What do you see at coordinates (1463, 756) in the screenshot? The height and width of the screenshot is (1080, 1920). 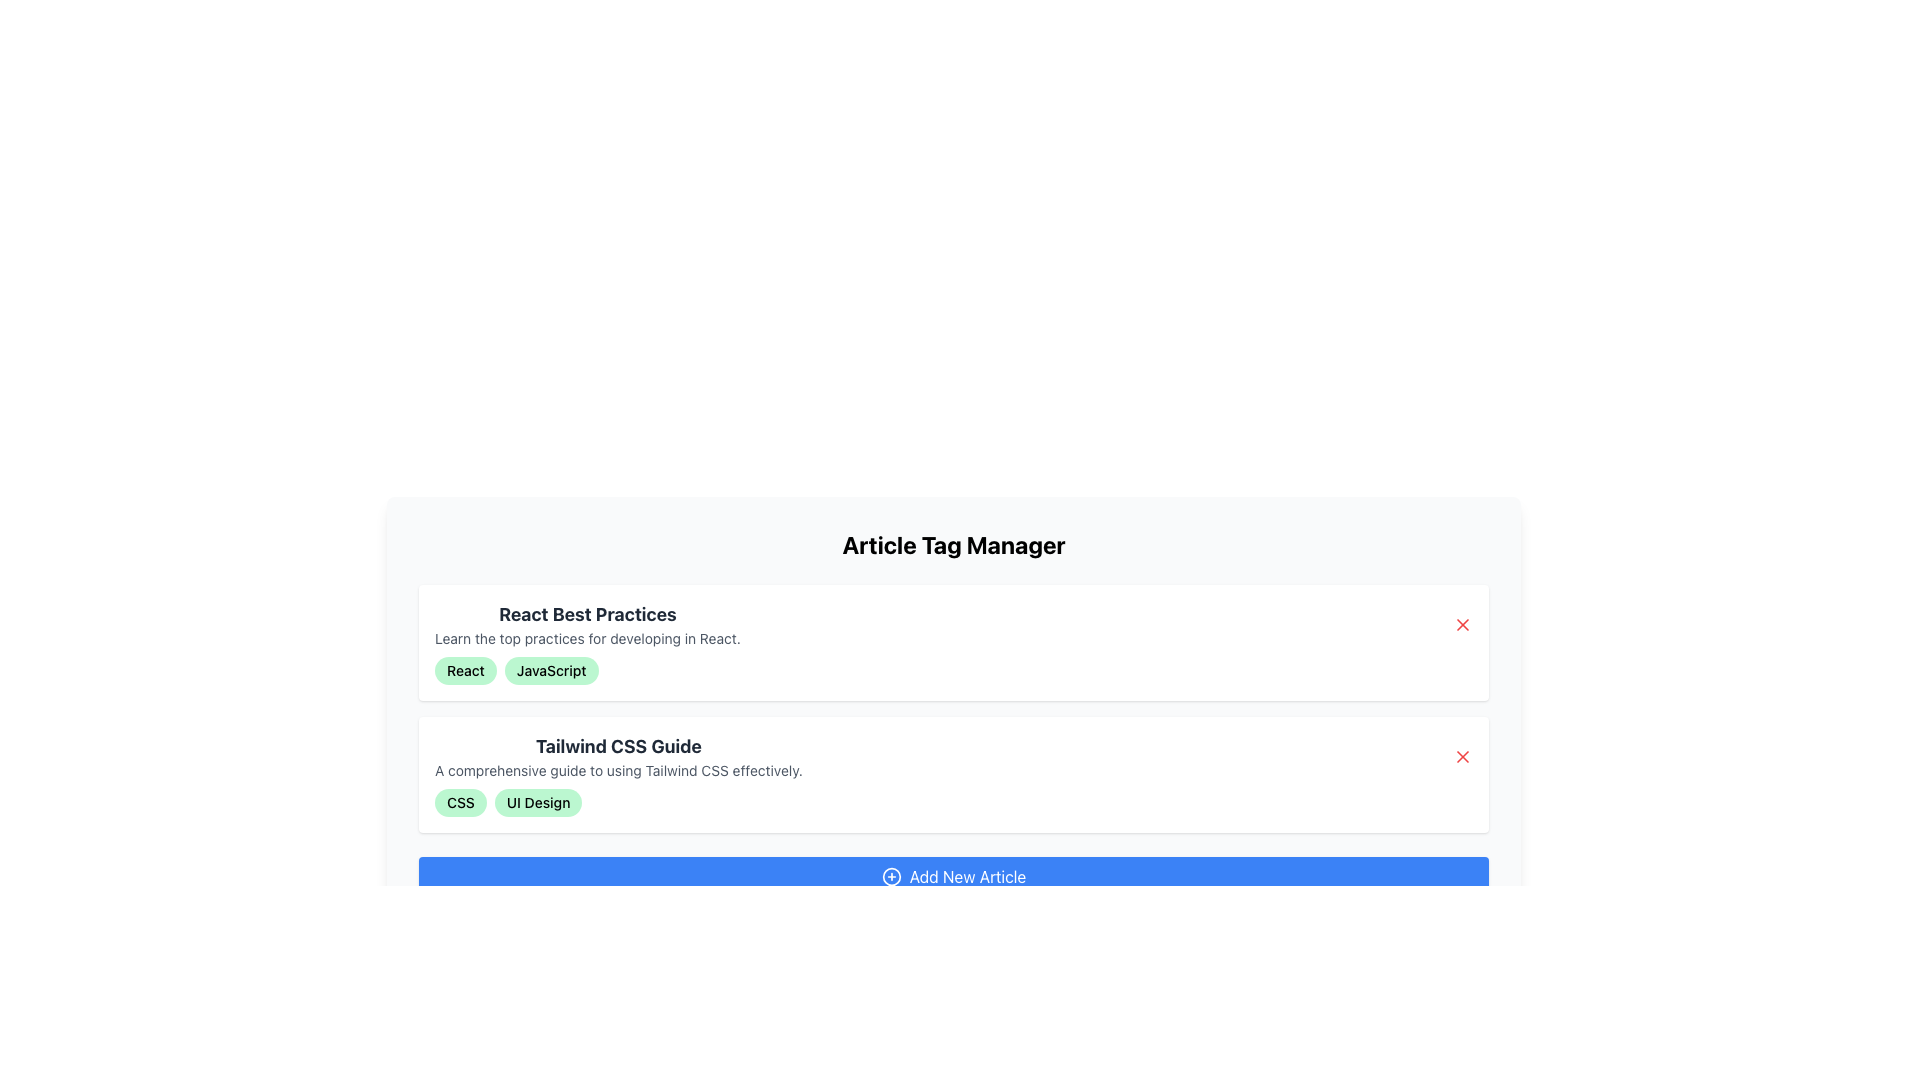 I see `the small red 'X' icon representing the close button located in the upper-right corner of the rectangular box containing the 'Tailwind CSS Guide' title and description` at bounding box center [1463, 756].